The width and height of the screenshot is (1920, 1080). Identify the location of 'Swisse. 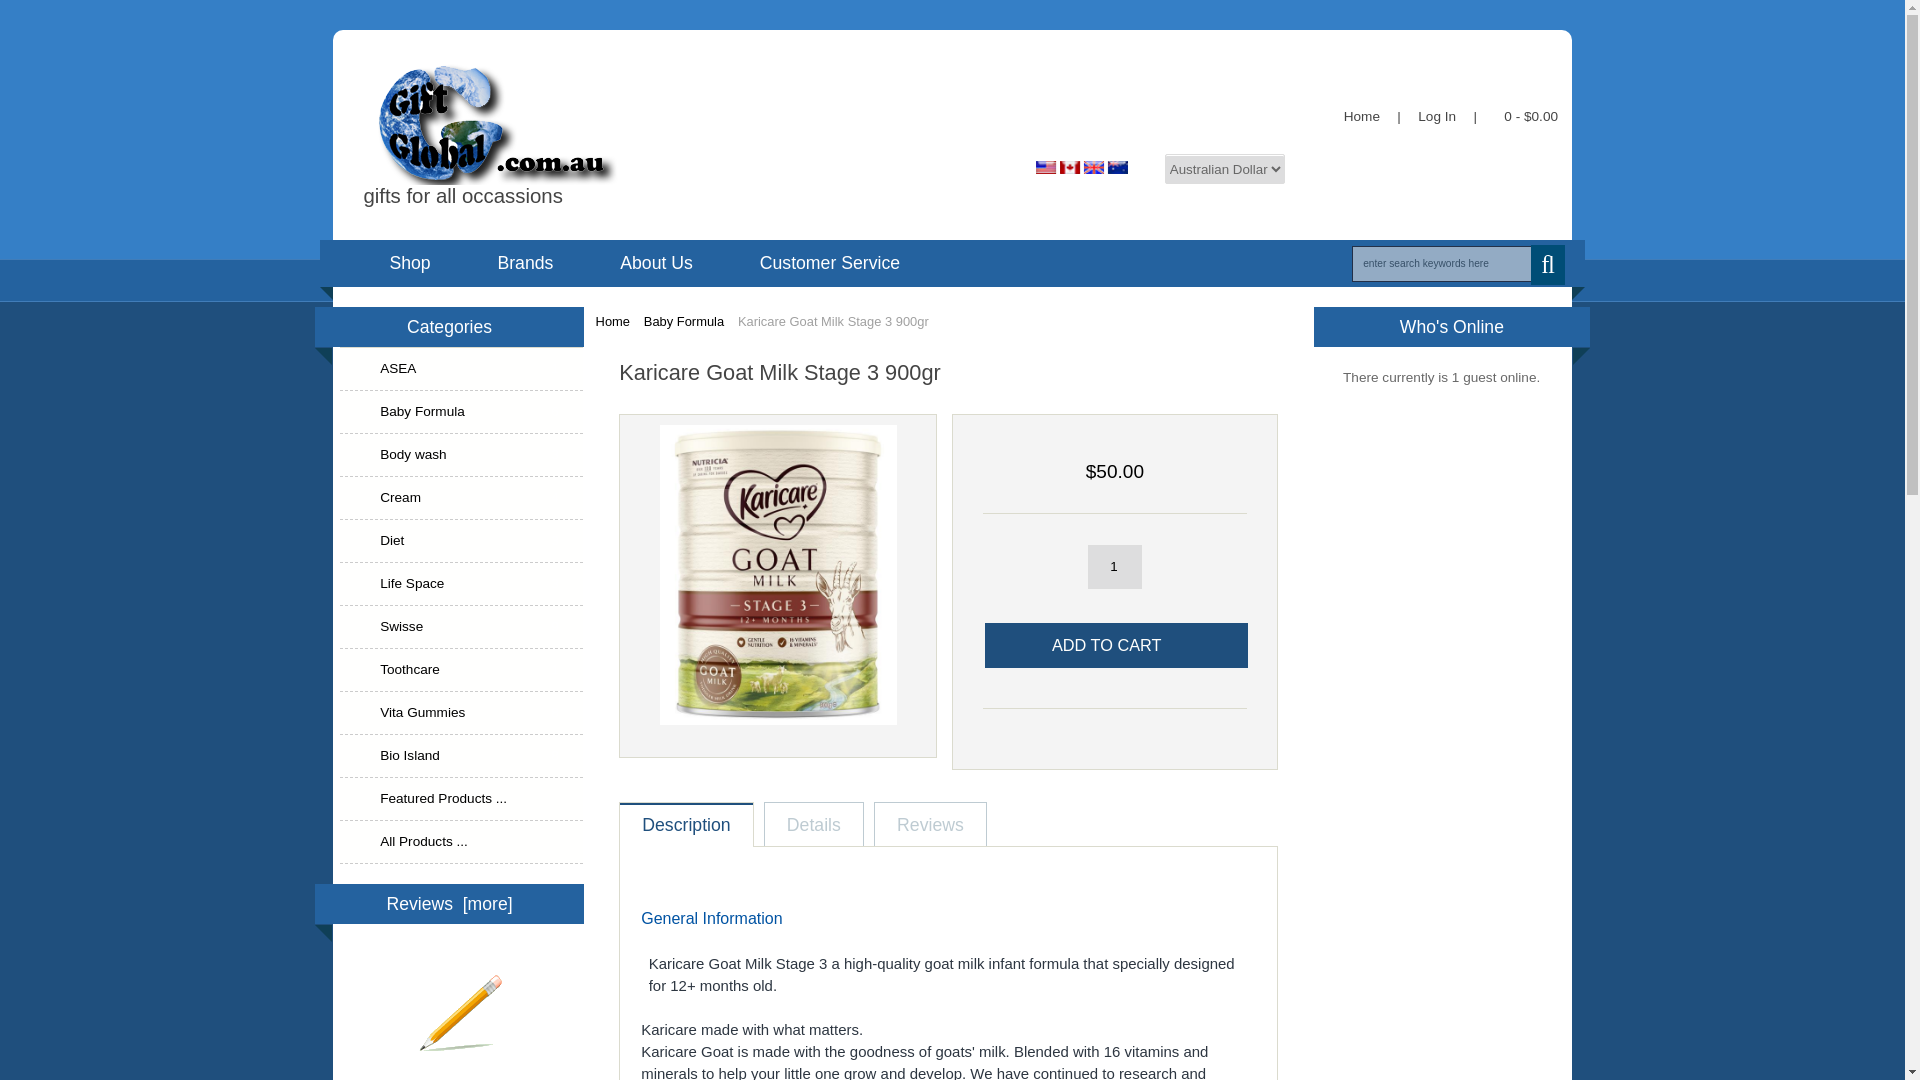
(340, 626).